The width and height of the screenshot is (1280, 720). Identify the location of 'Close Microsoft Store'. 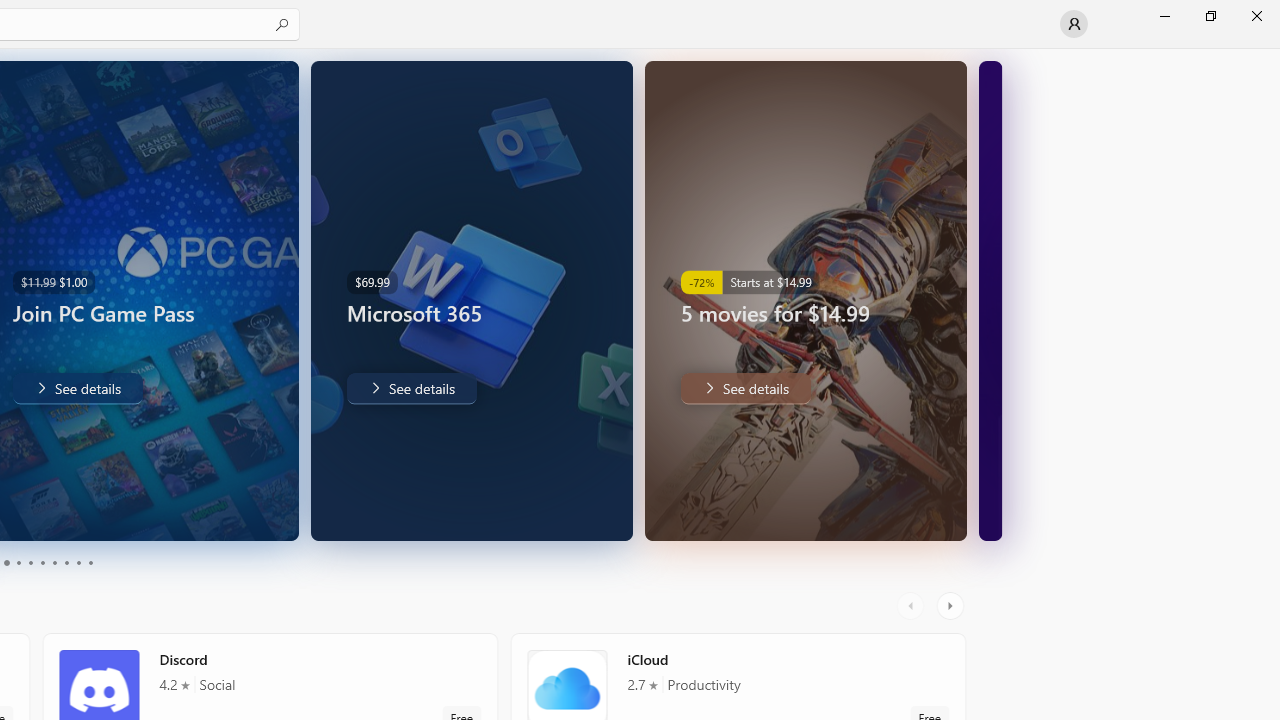
(1255, 15).